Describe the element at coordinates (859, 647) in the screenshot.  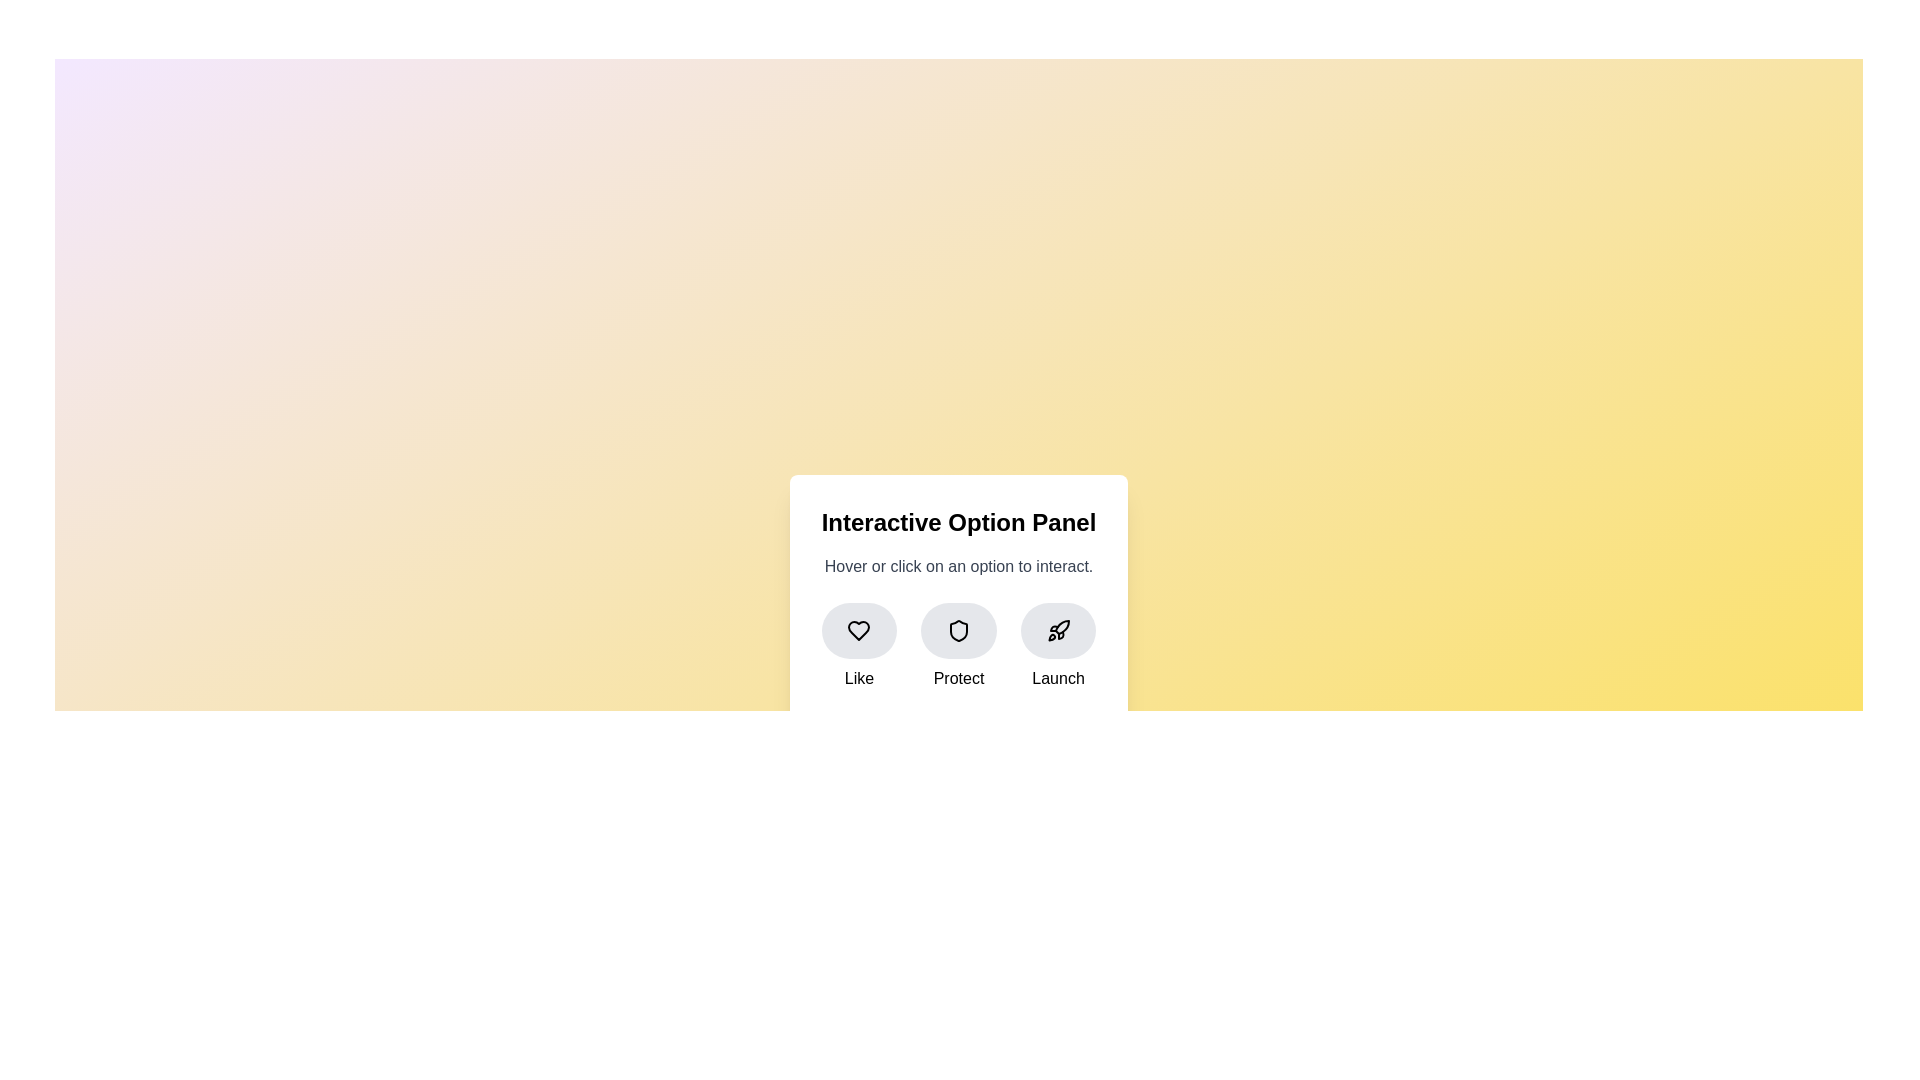
I see `the 'Like' button, which features a circular heart icon and is positioned as the first item in a row of three buttons` at that location.